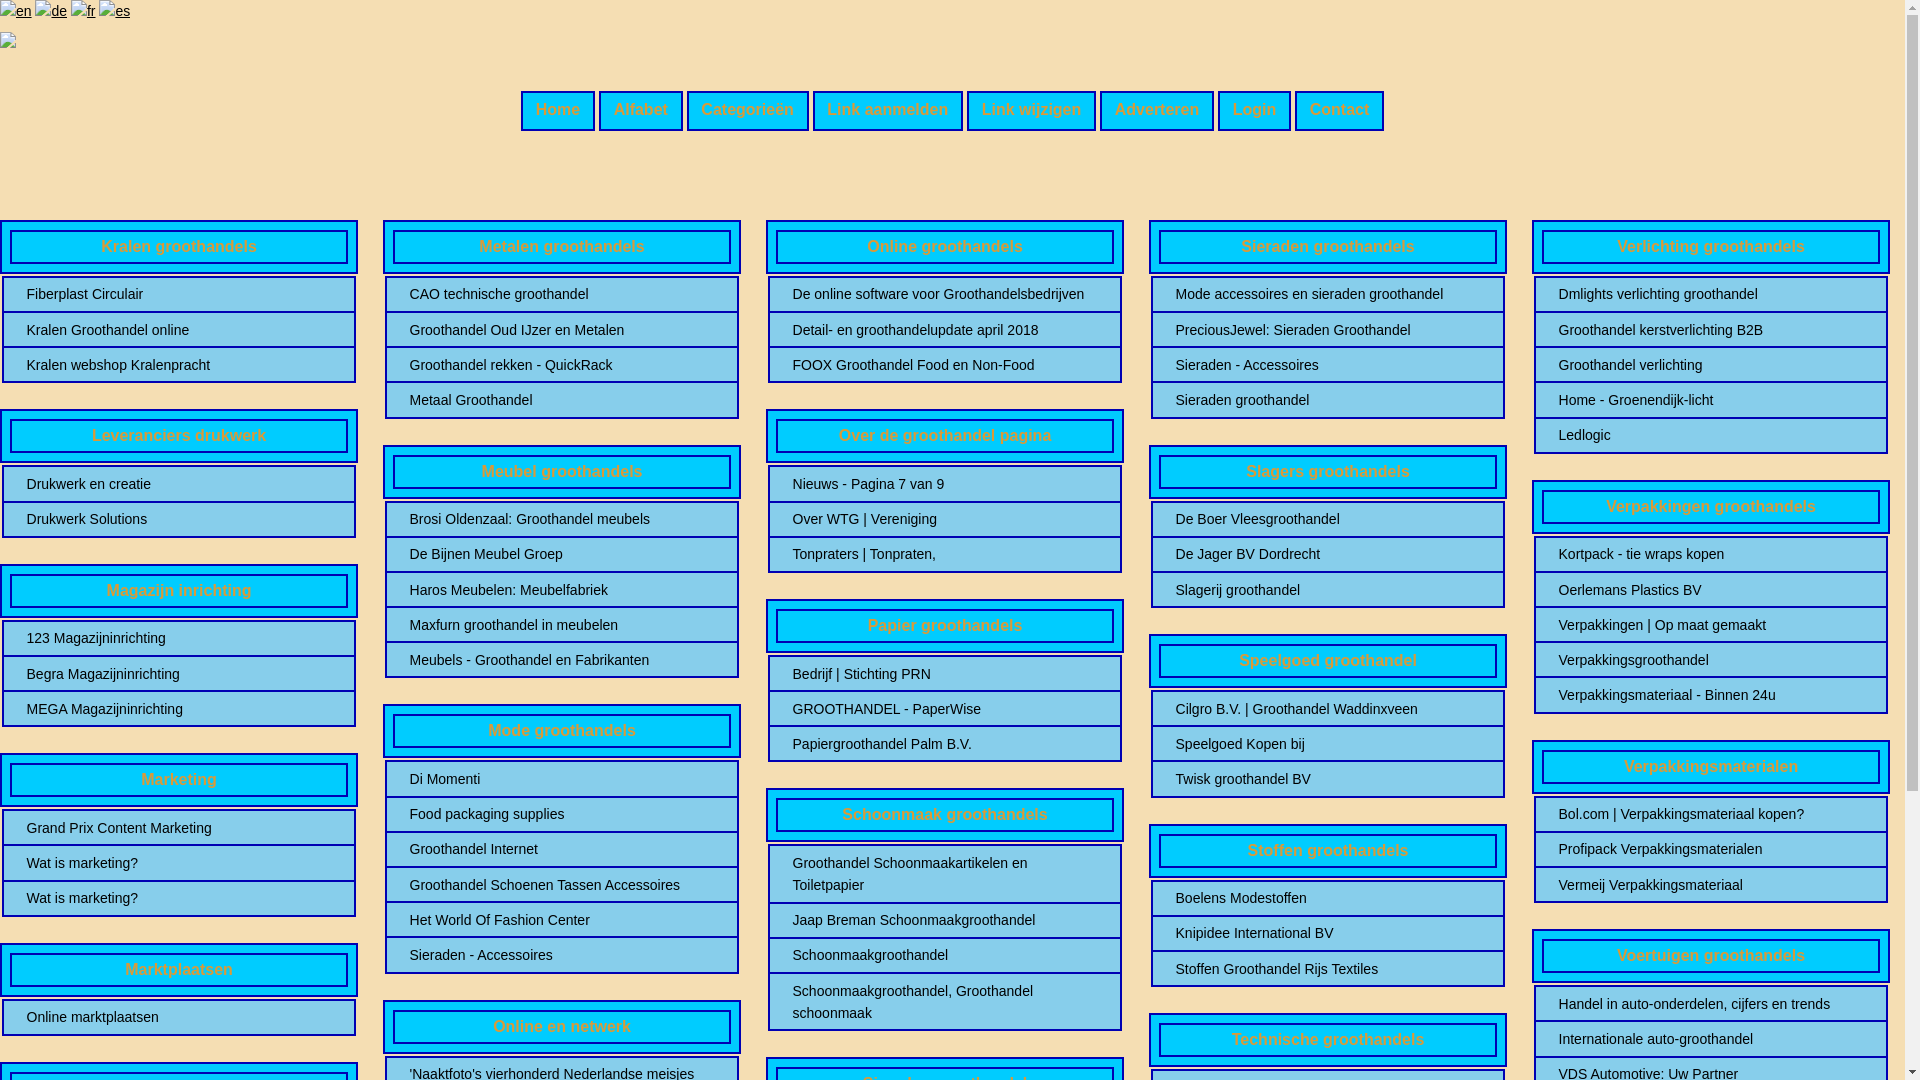 The width and height of the screenshot is (1920, 1080). I want to click on 'MEGA Magazijninrichting', so click(179, 708).